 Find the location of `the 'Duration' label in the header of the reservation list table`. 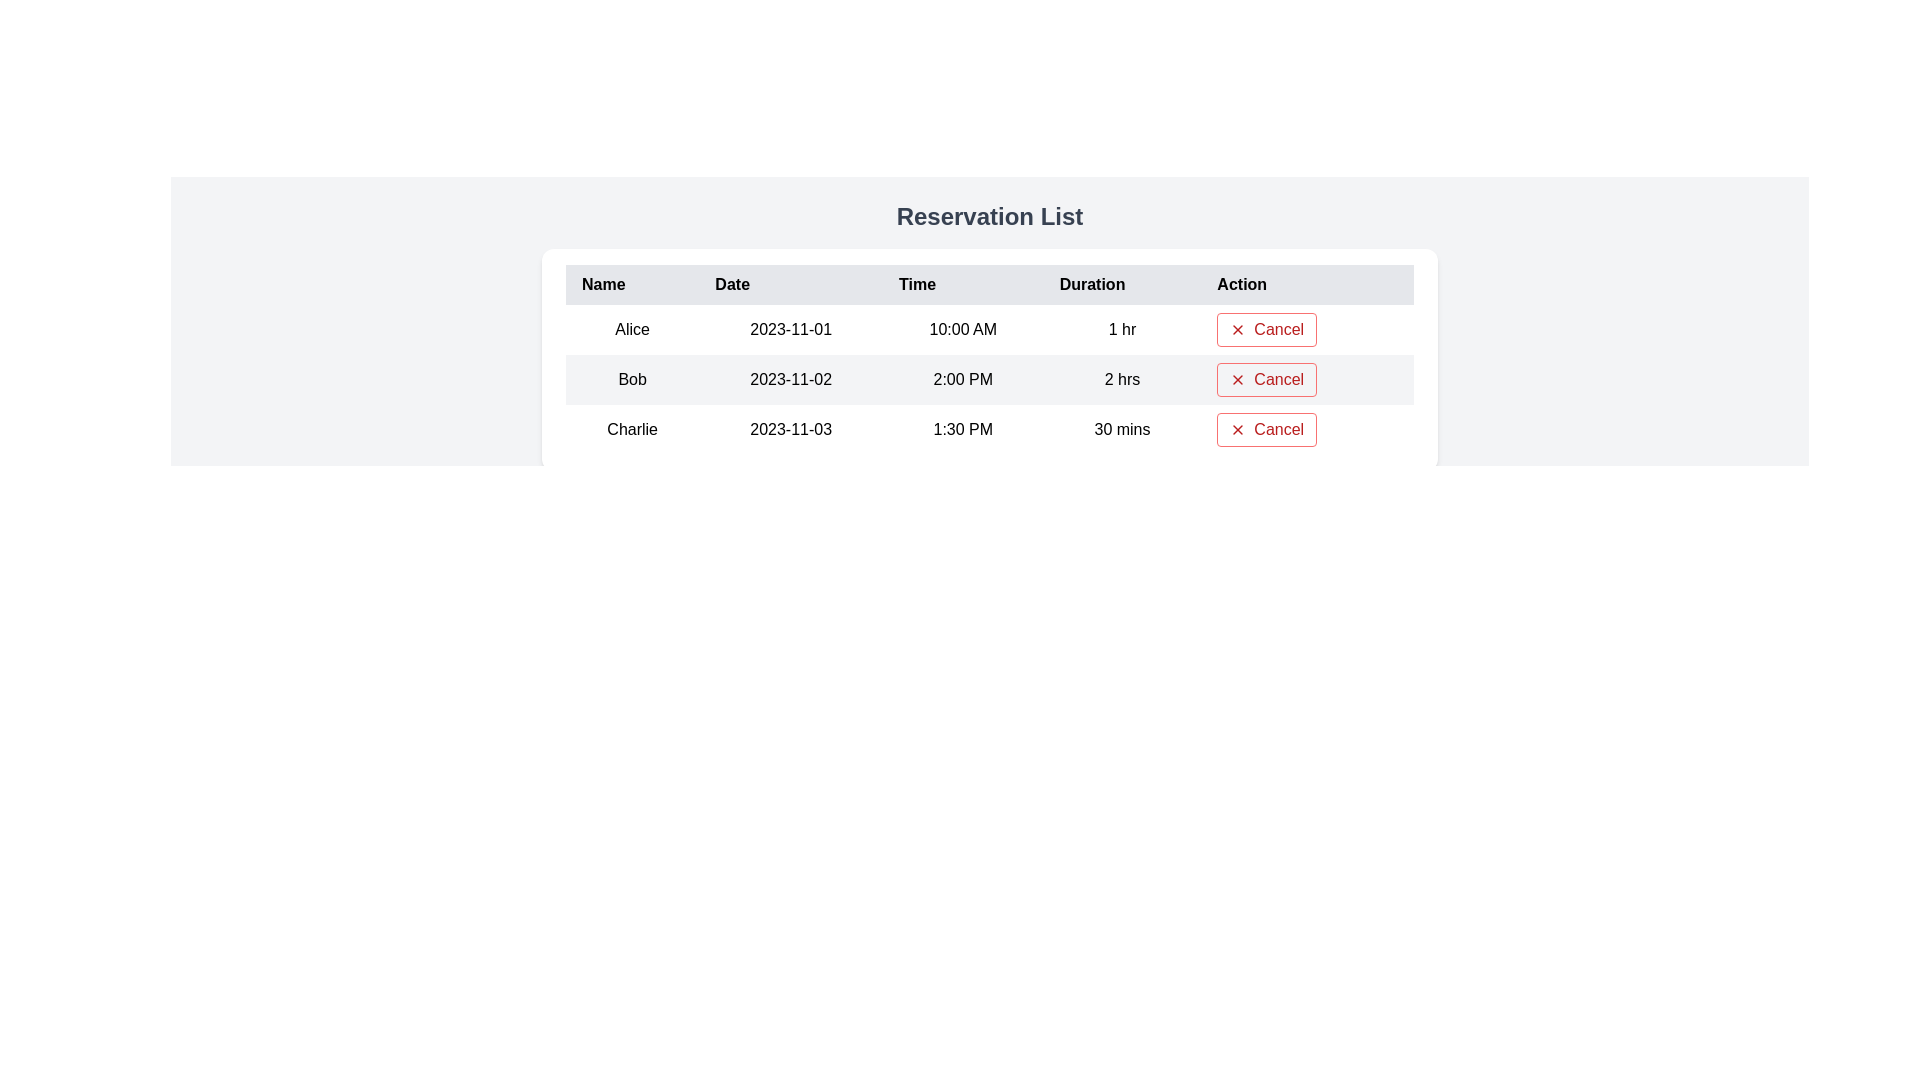

the 'Duration' label in the header of the reservation list table is located at coordinates (1122, 285).